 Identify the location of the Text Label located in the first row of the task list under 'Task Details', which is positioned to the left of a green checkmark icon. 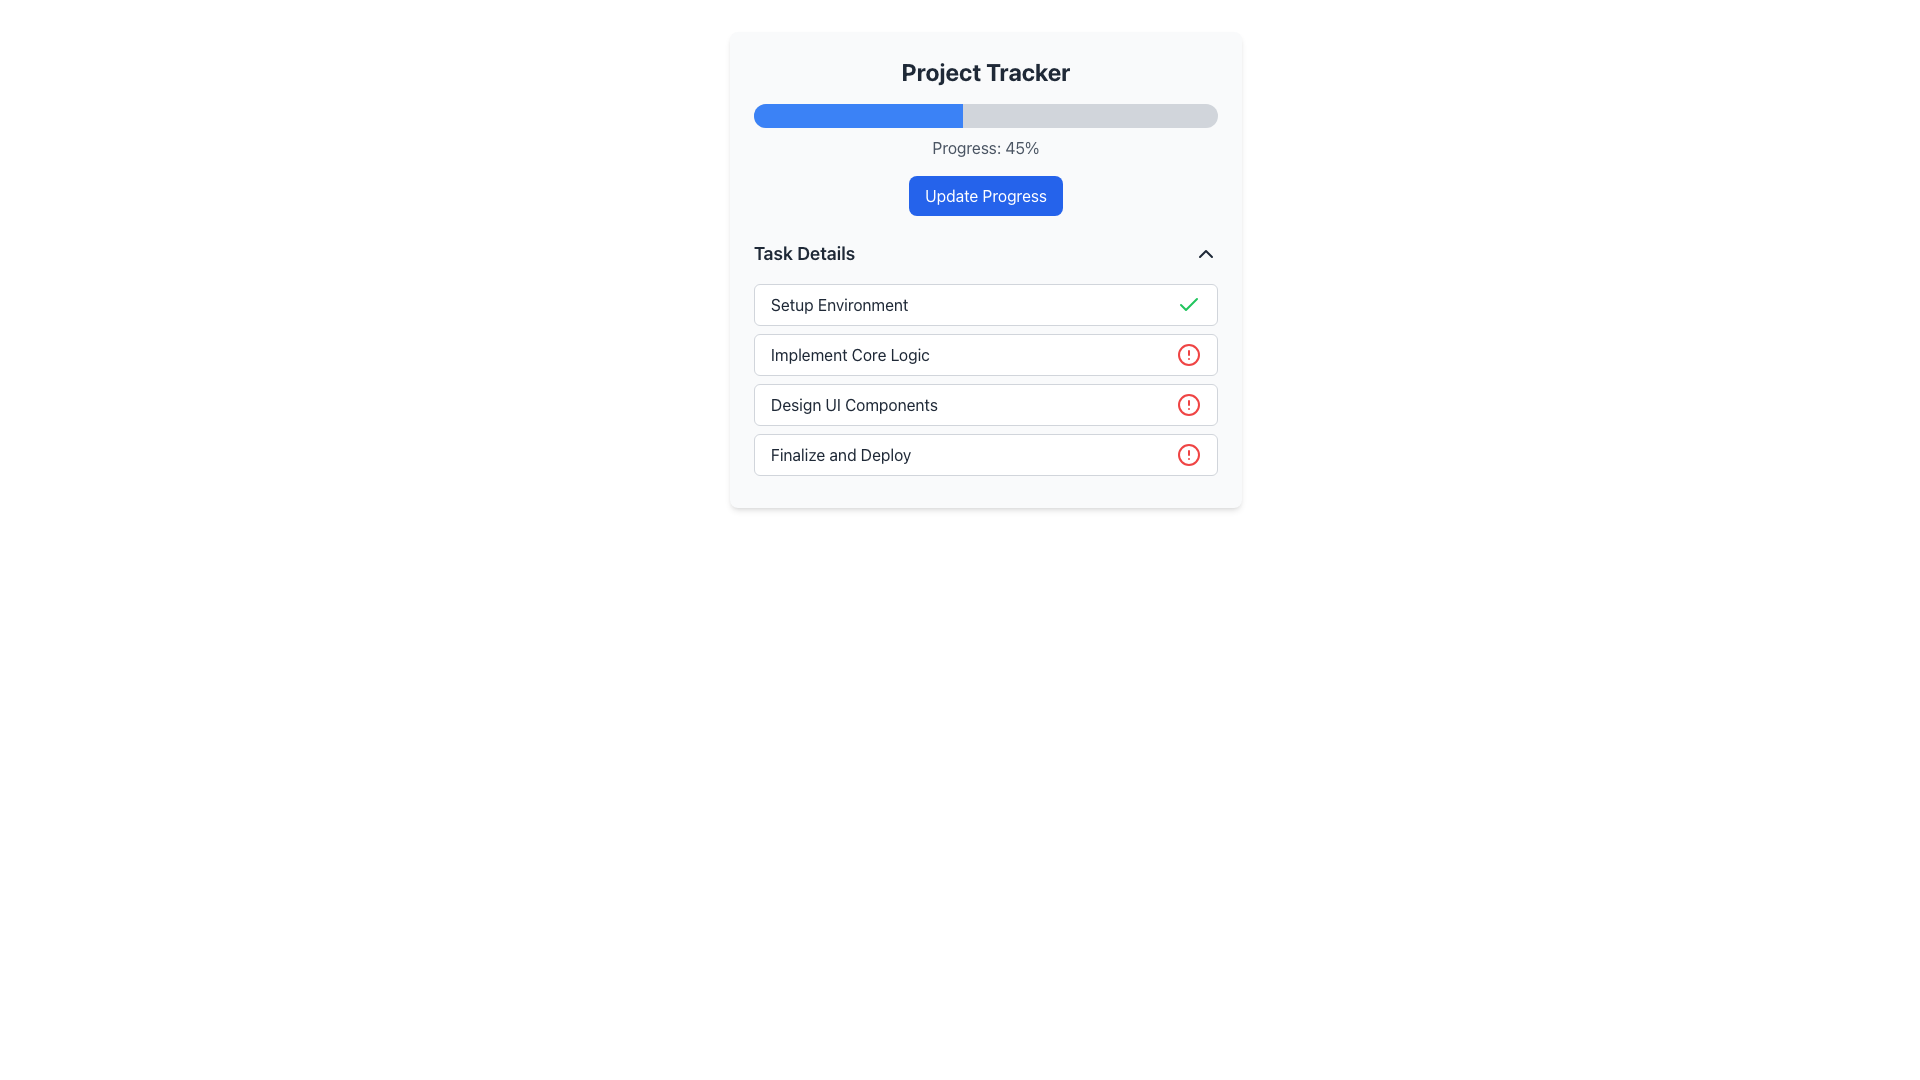
(839, 304).